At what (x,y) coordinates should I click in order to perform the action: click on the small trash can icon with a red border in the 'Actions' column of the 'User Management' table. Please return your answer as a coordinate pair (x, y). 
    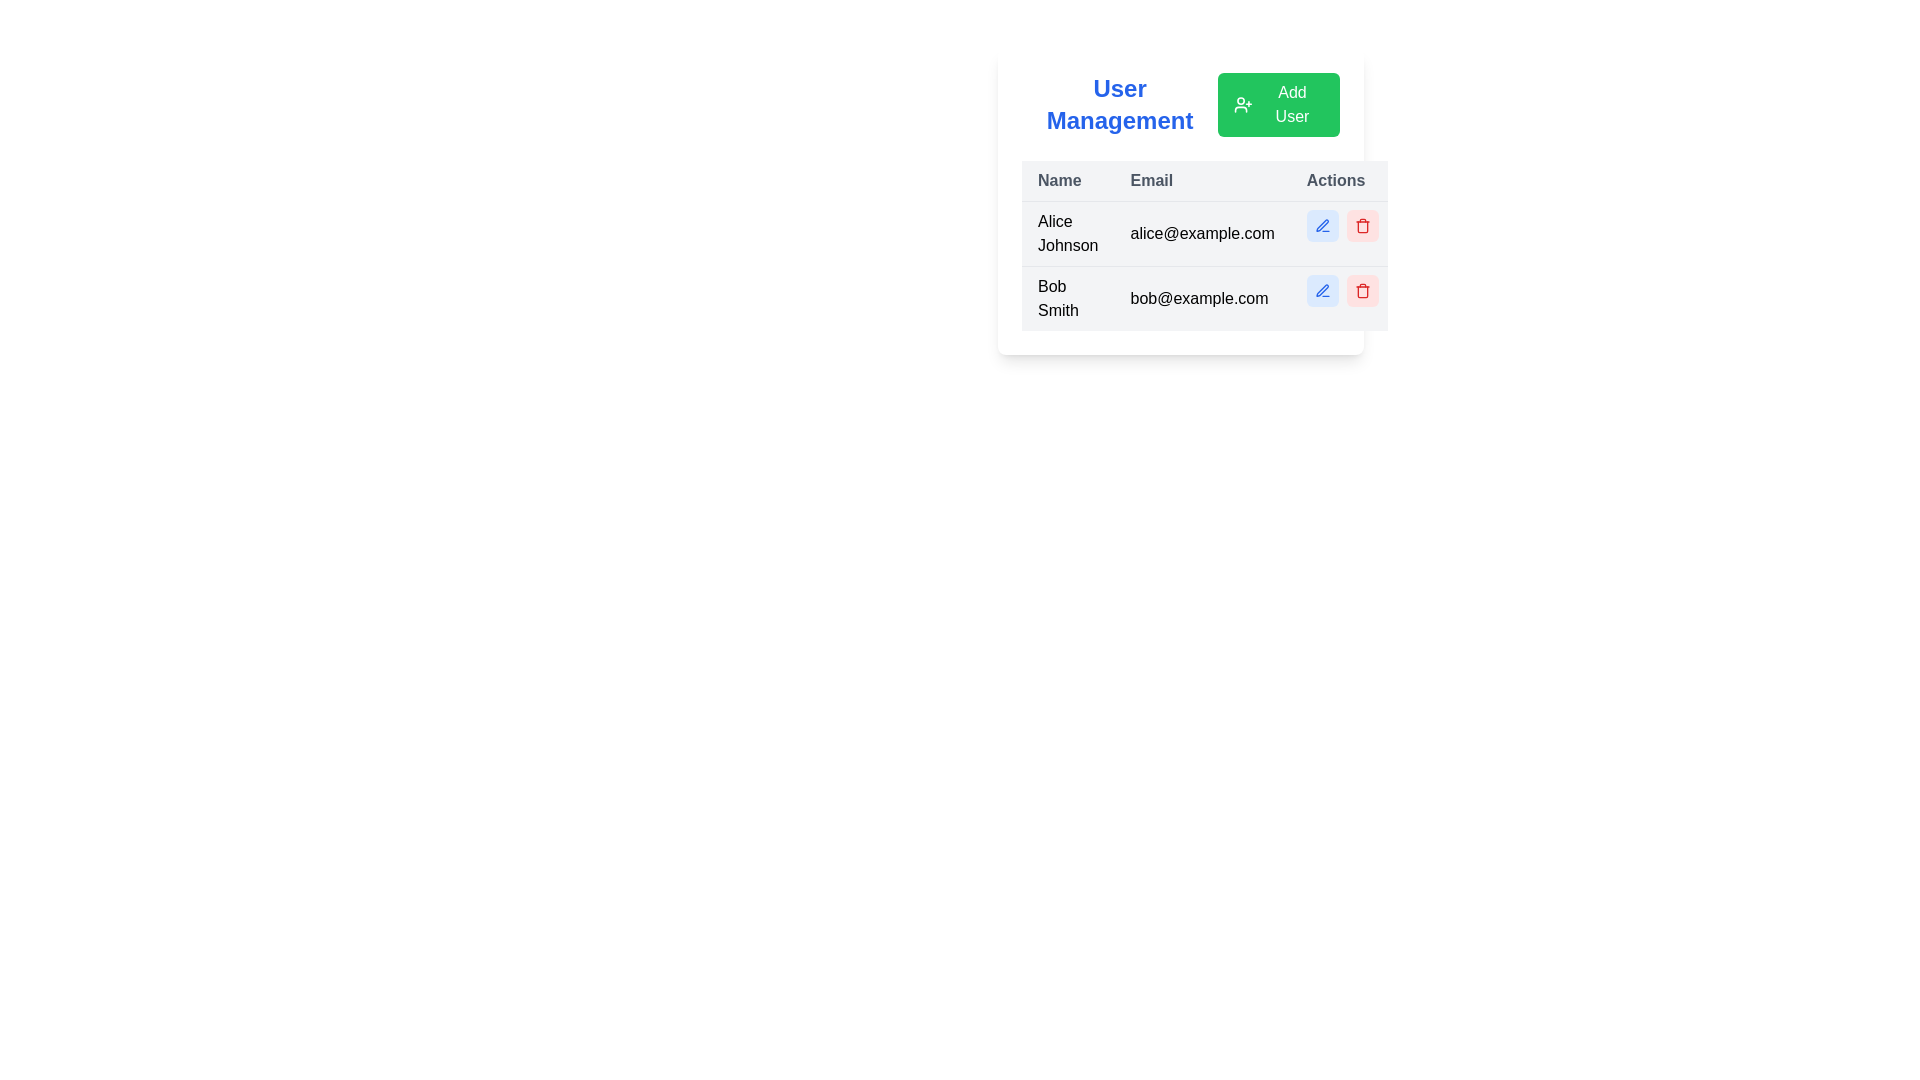
    Looking at the image, I should click on (1361, 225).